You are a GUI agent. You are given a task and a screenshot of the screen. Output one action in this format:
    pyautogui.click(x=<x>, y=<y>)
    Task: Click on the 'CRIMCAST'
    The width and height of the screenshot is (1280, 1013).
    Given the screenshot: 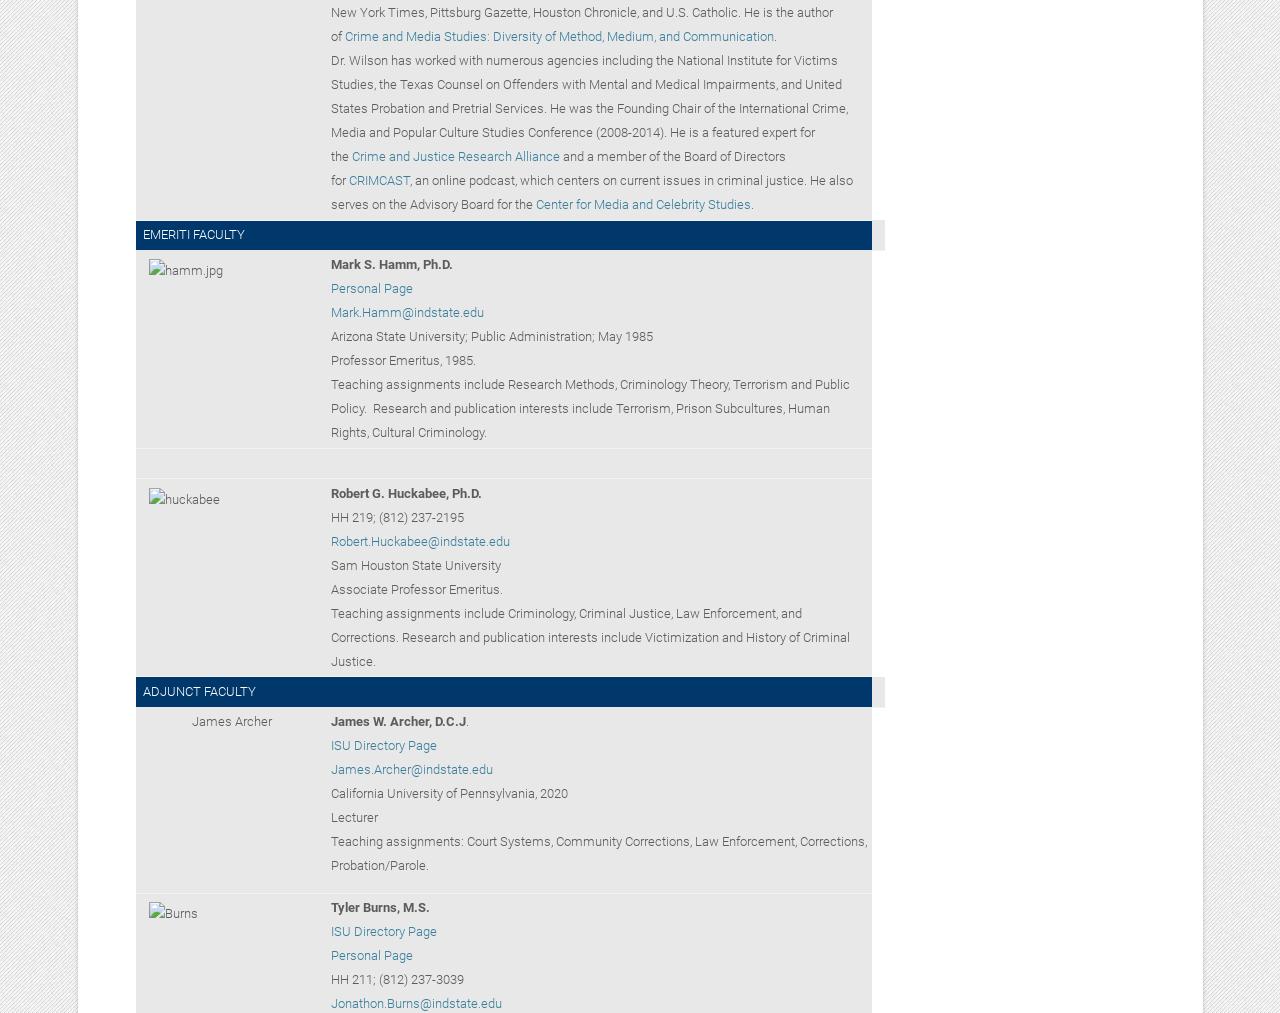 What is the action you would take?
    pyautogui.click(x=348, y=180)
    